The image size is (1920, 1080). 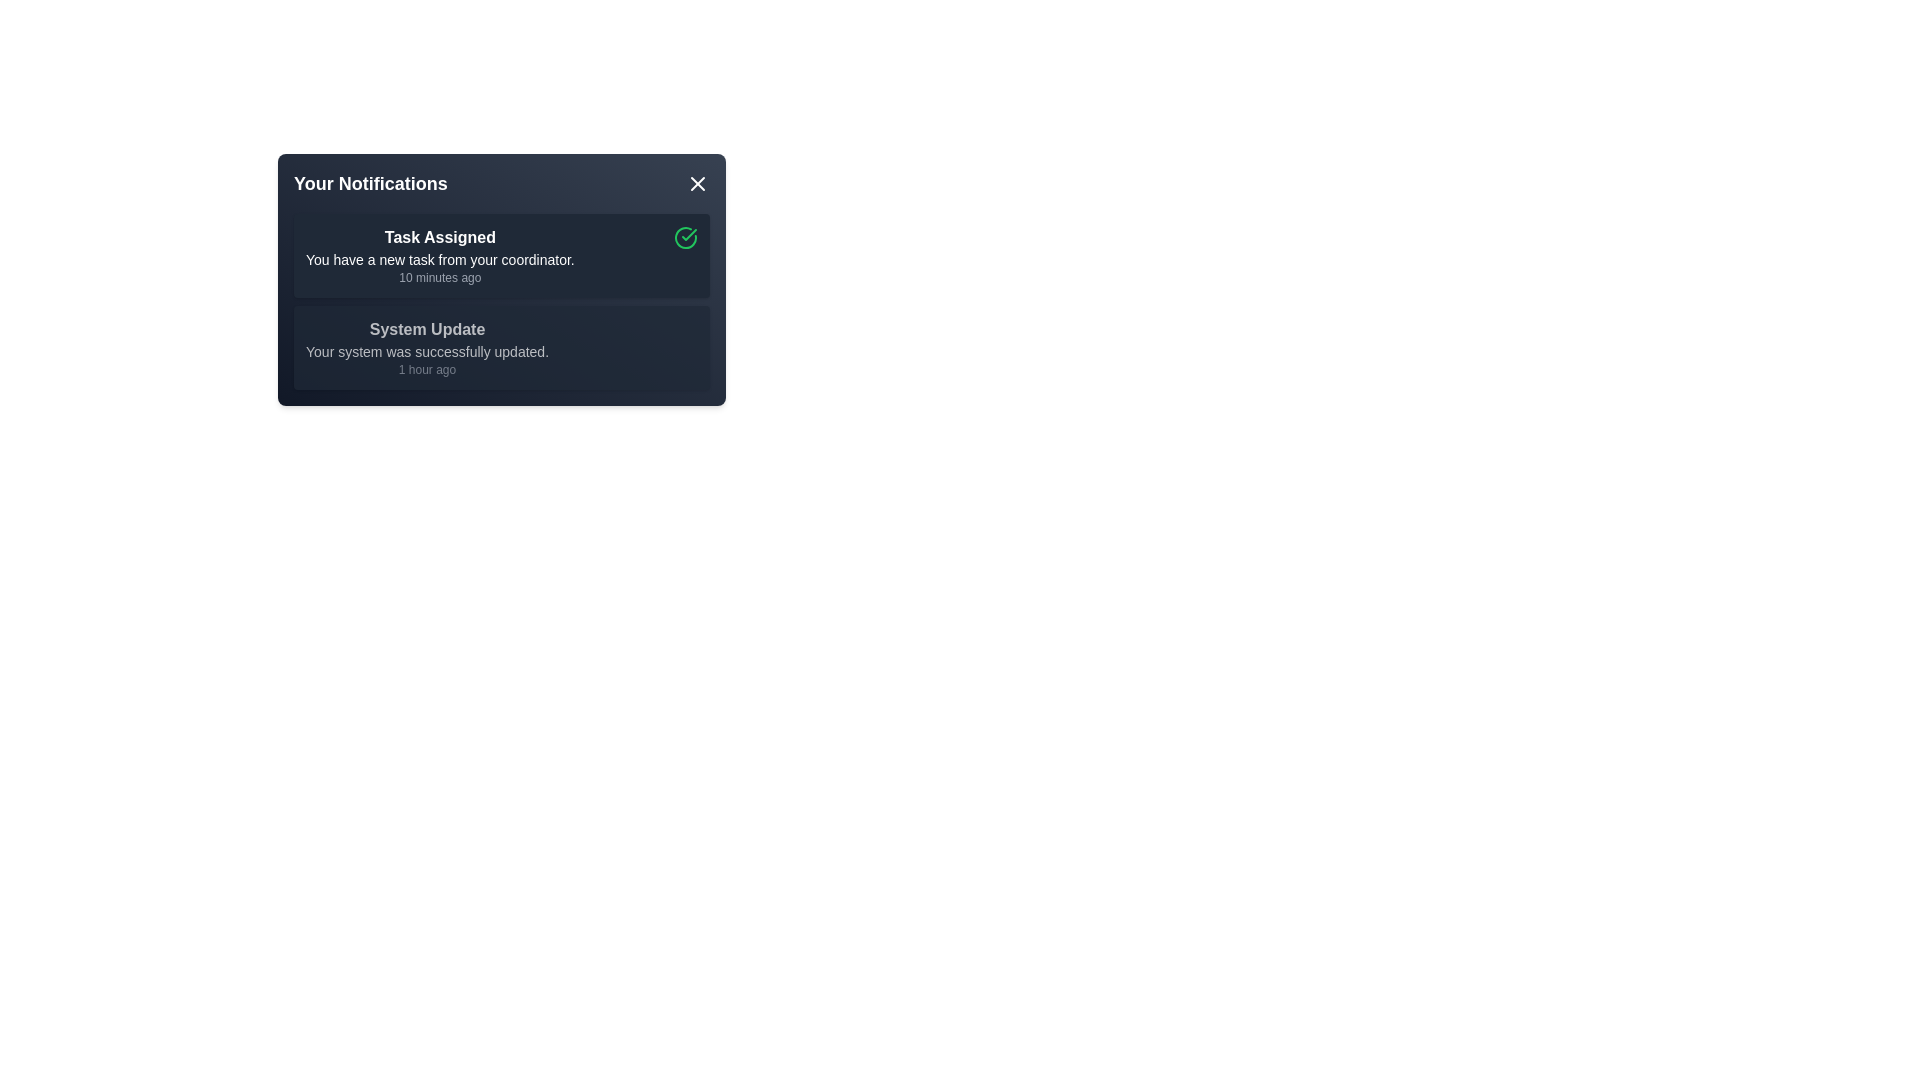 What do you see at coordinates (439, 237) in the screenshot?
I see `the 'Task Assigned' text label, which is bold and white against a dark blue background, located in the 'Your Notifications' panel` at bounding box center [439, 237].